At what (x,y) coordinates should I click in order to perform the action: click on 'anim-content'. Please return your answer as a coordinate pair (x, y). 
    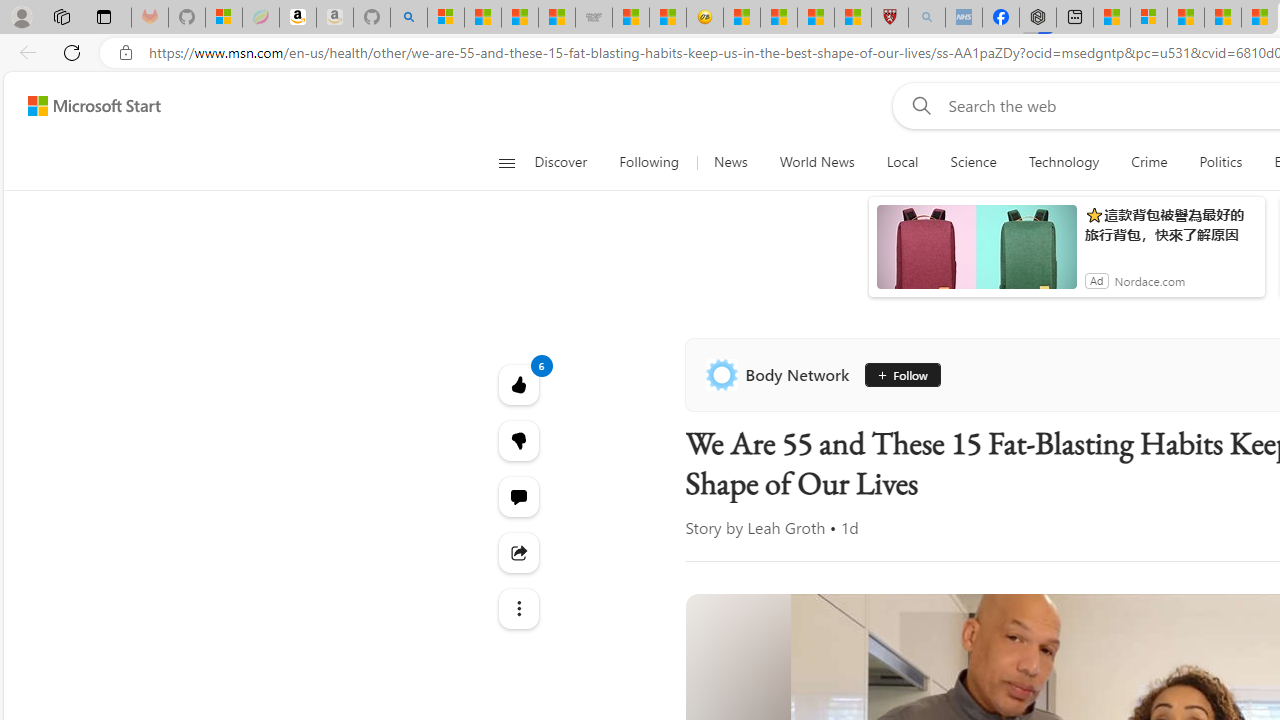
    Looking at the image, I should click on (976, 254).